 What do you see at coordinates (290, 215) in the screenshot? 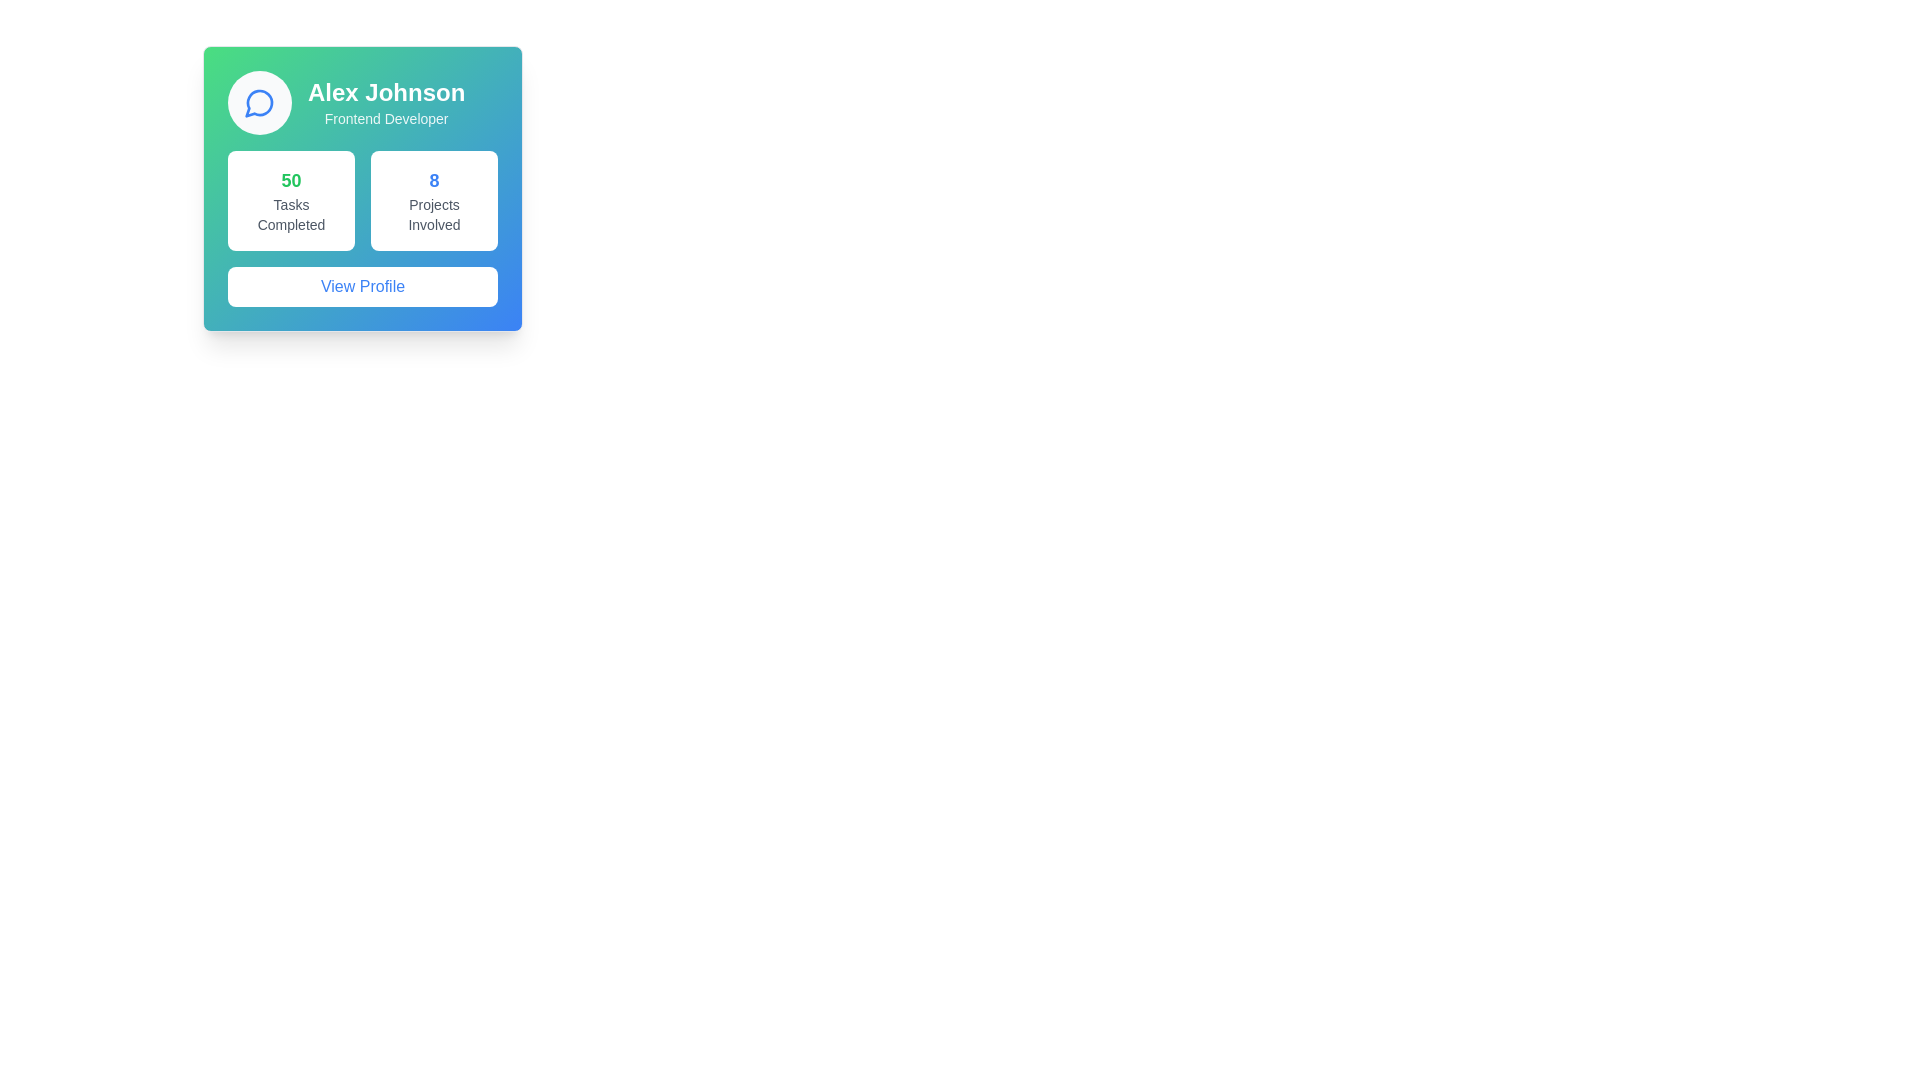
I see `the text label that provides context for the count of completed tasks, positioned below the bold green number '50'` at bounding box center [290, 215].